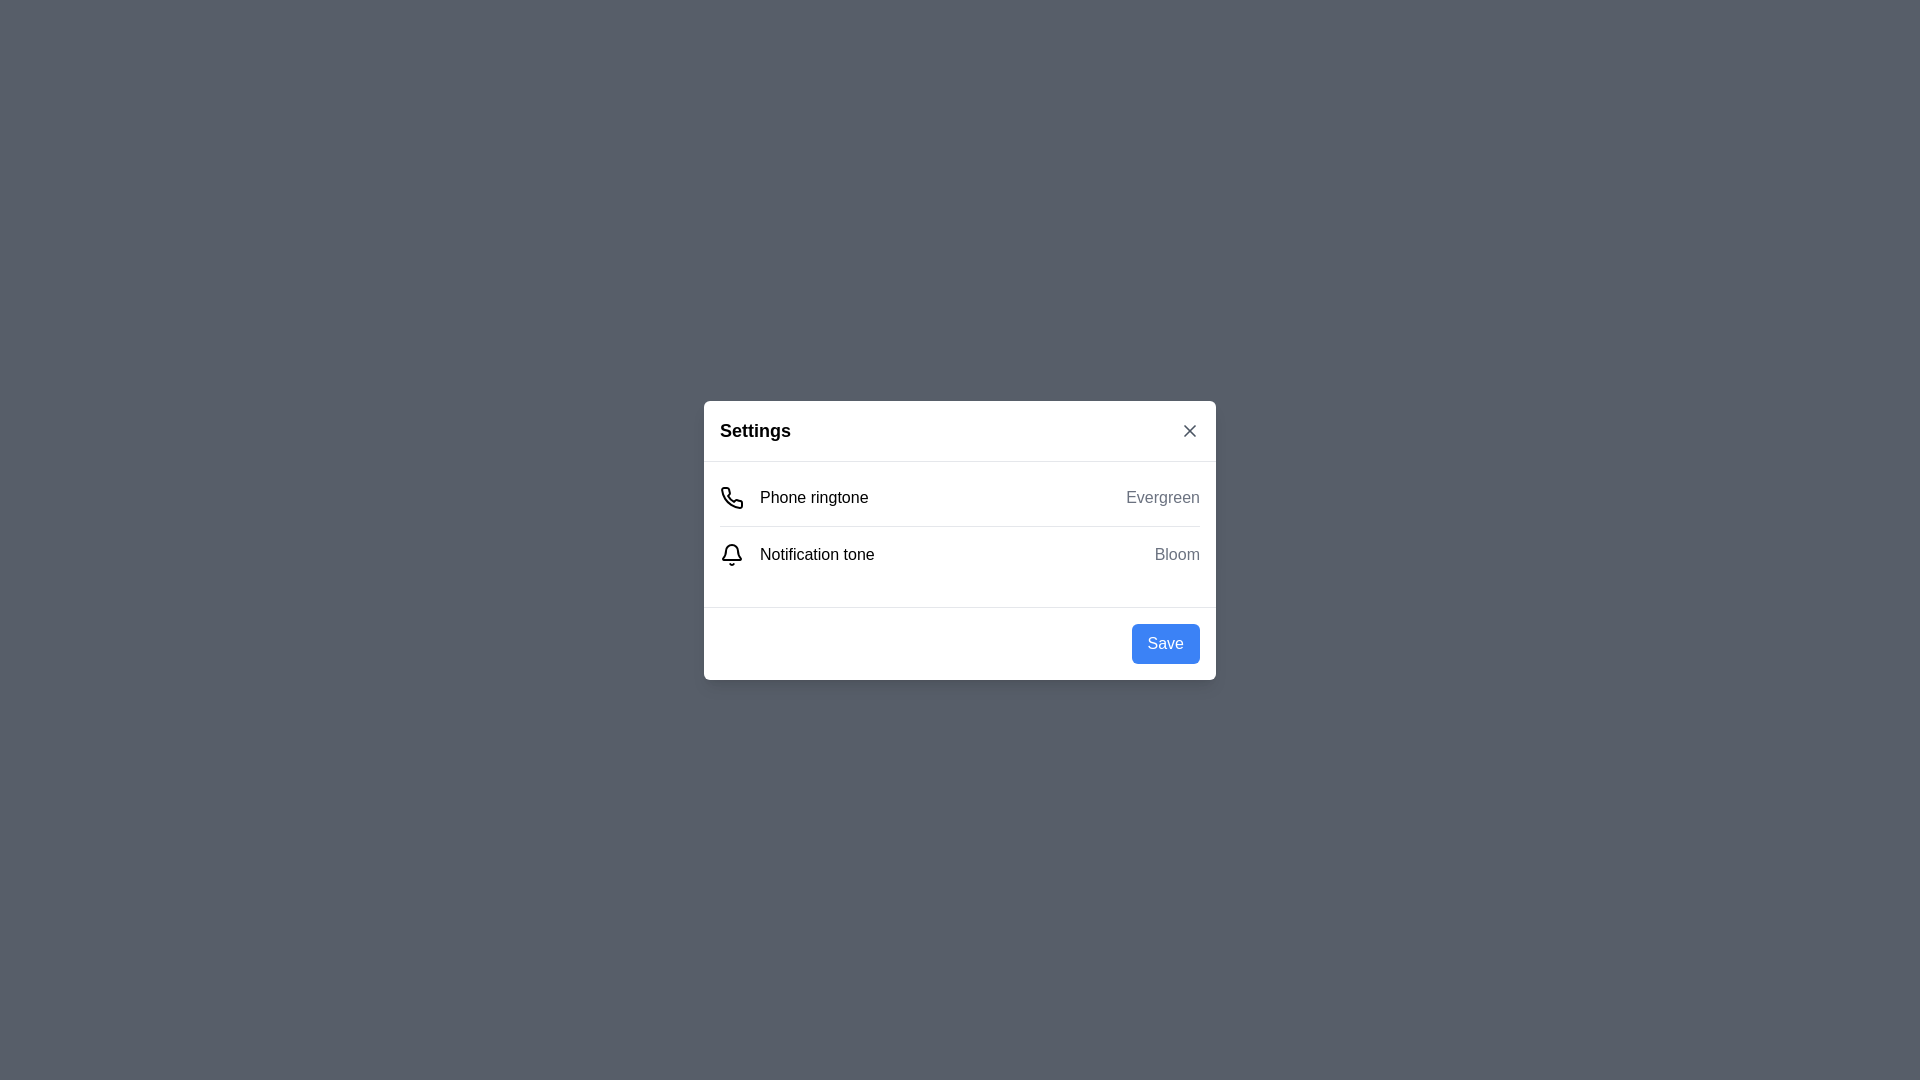 Image resolution: width=1920 pixels, height=1080 pixels. Describe the element at coordinates (960, 524) in the screenshot. I see `the 'Notification tone' item in the list of selectable items within the 'Settings' modal` at that location.